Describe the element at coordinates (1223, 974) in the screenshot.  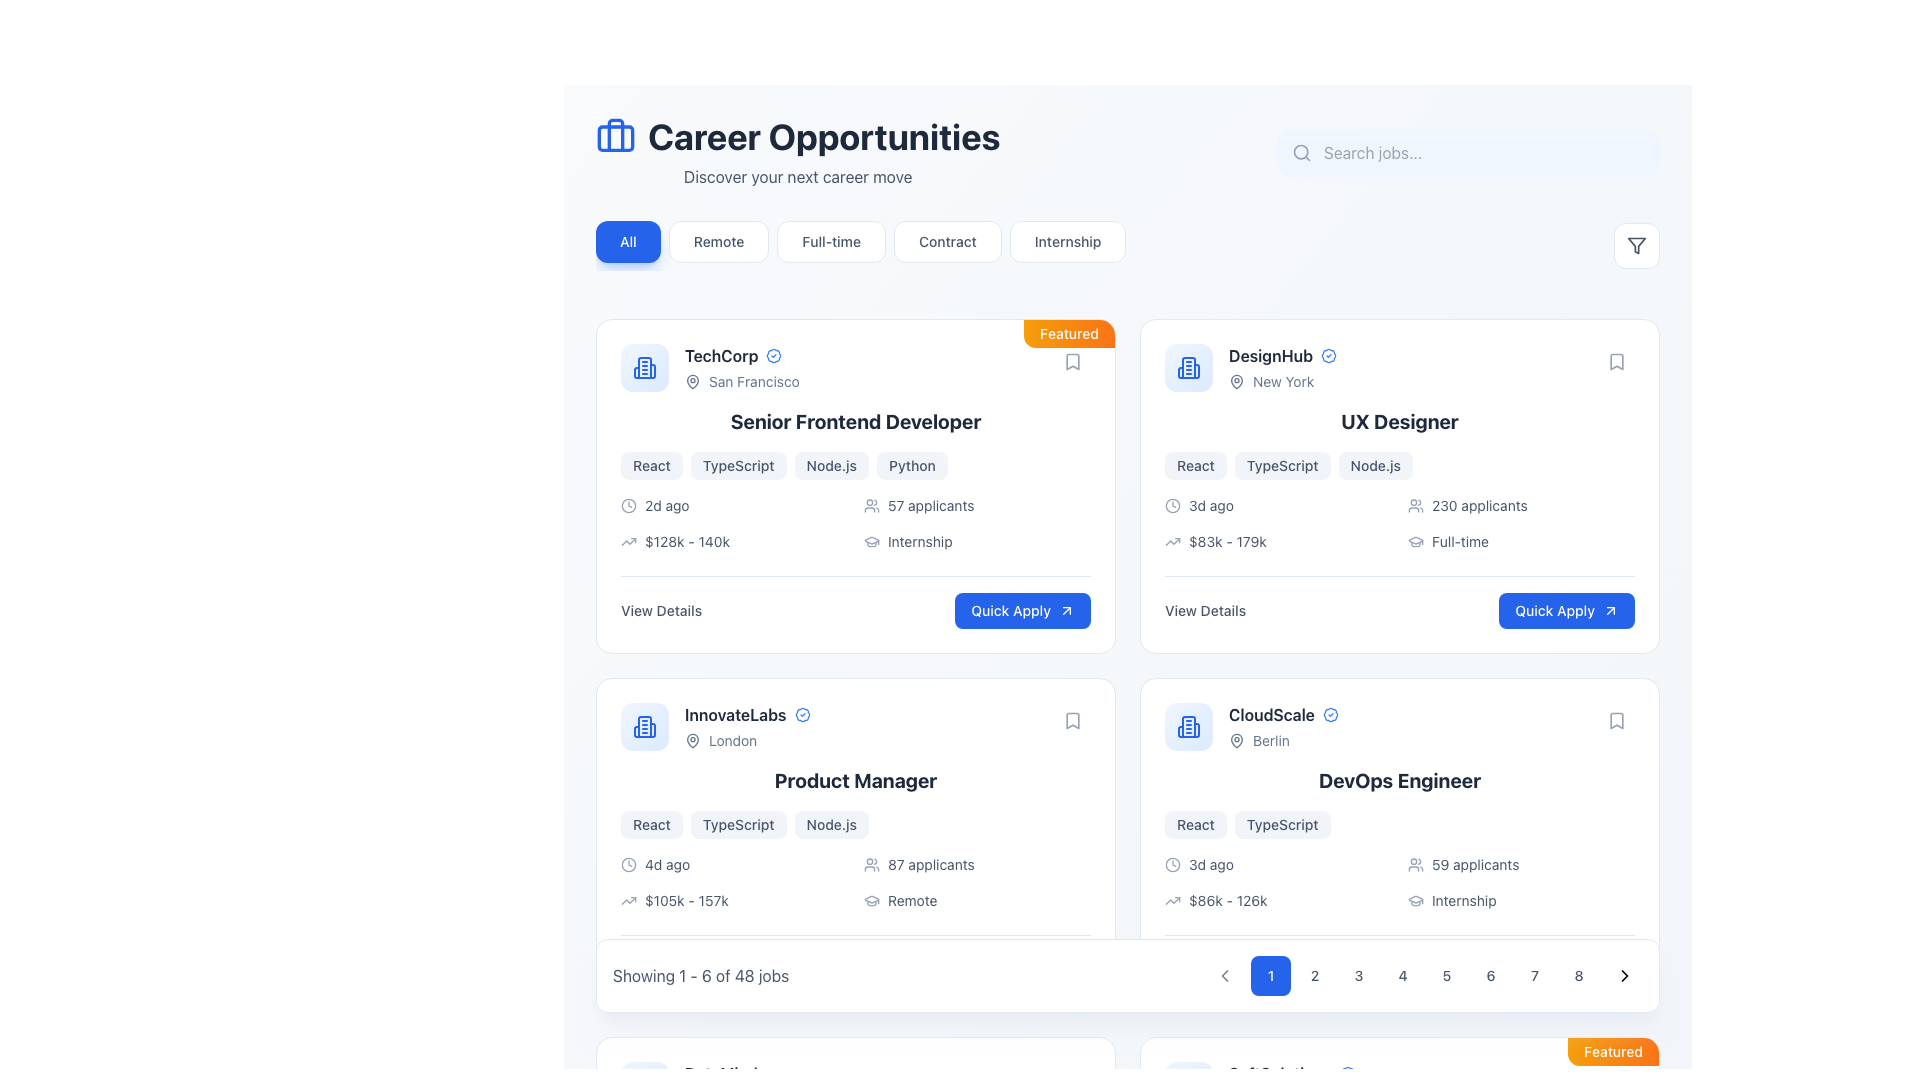
I see `the button located in the pagination section to the left of the pagination number '1'` at that location.